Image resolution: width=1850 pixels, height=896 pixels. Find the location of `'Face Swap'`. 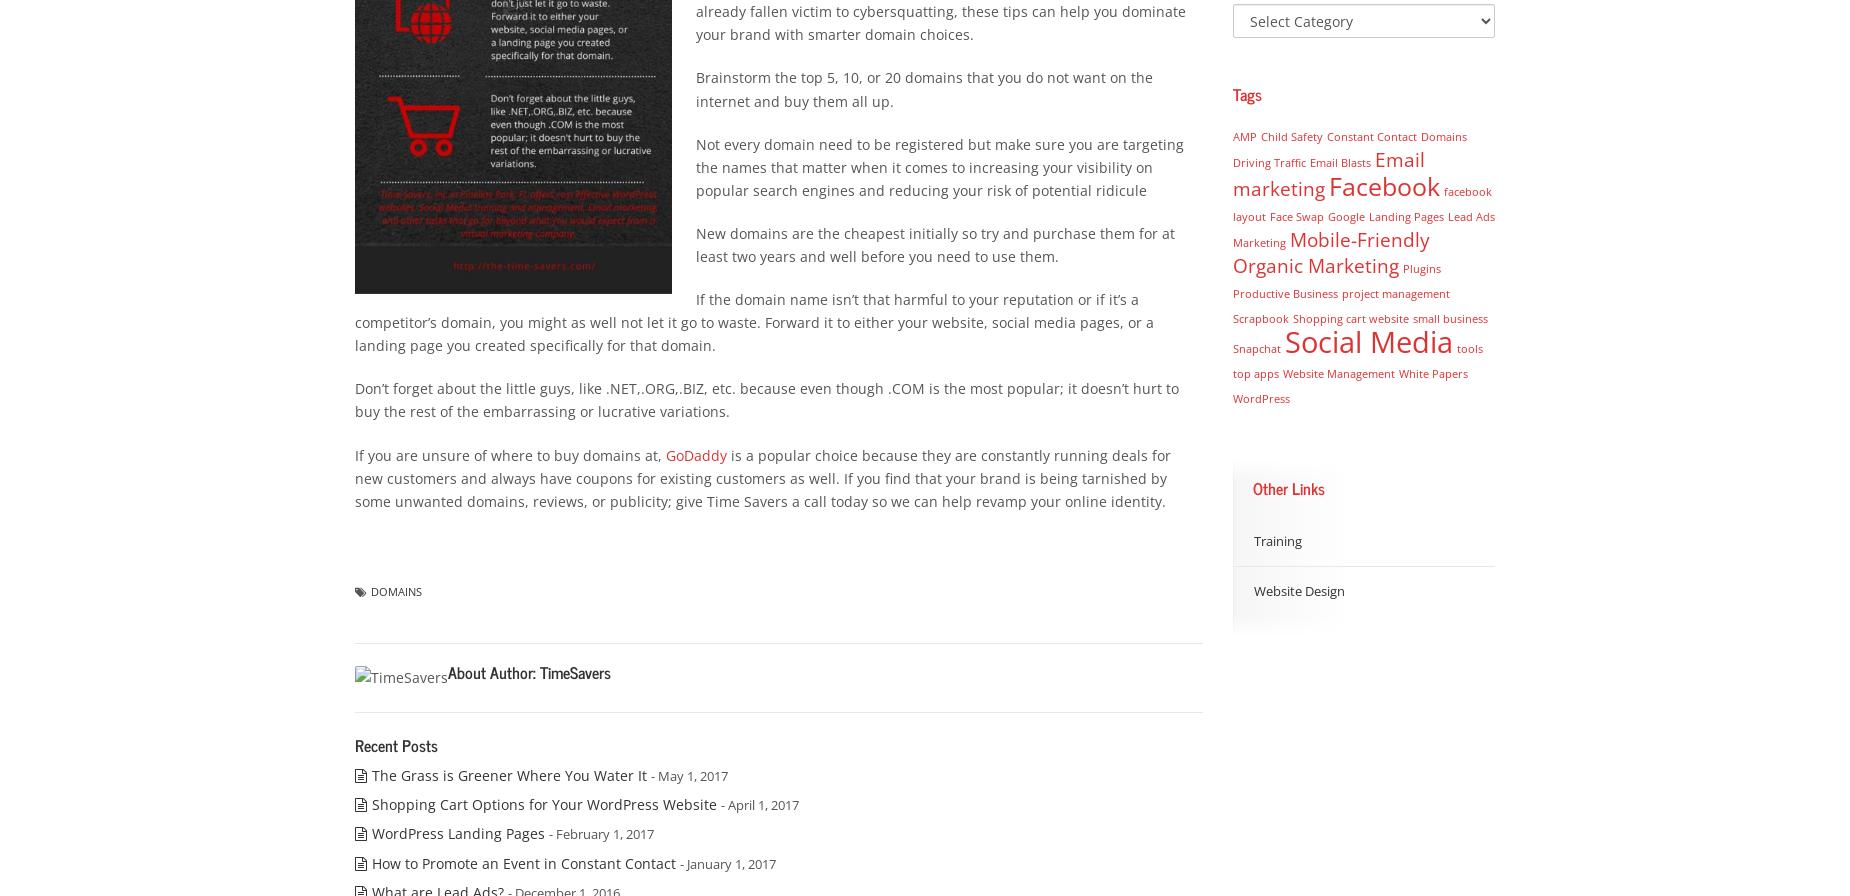

'Face Swap' is located at coordinates (1294, 216).